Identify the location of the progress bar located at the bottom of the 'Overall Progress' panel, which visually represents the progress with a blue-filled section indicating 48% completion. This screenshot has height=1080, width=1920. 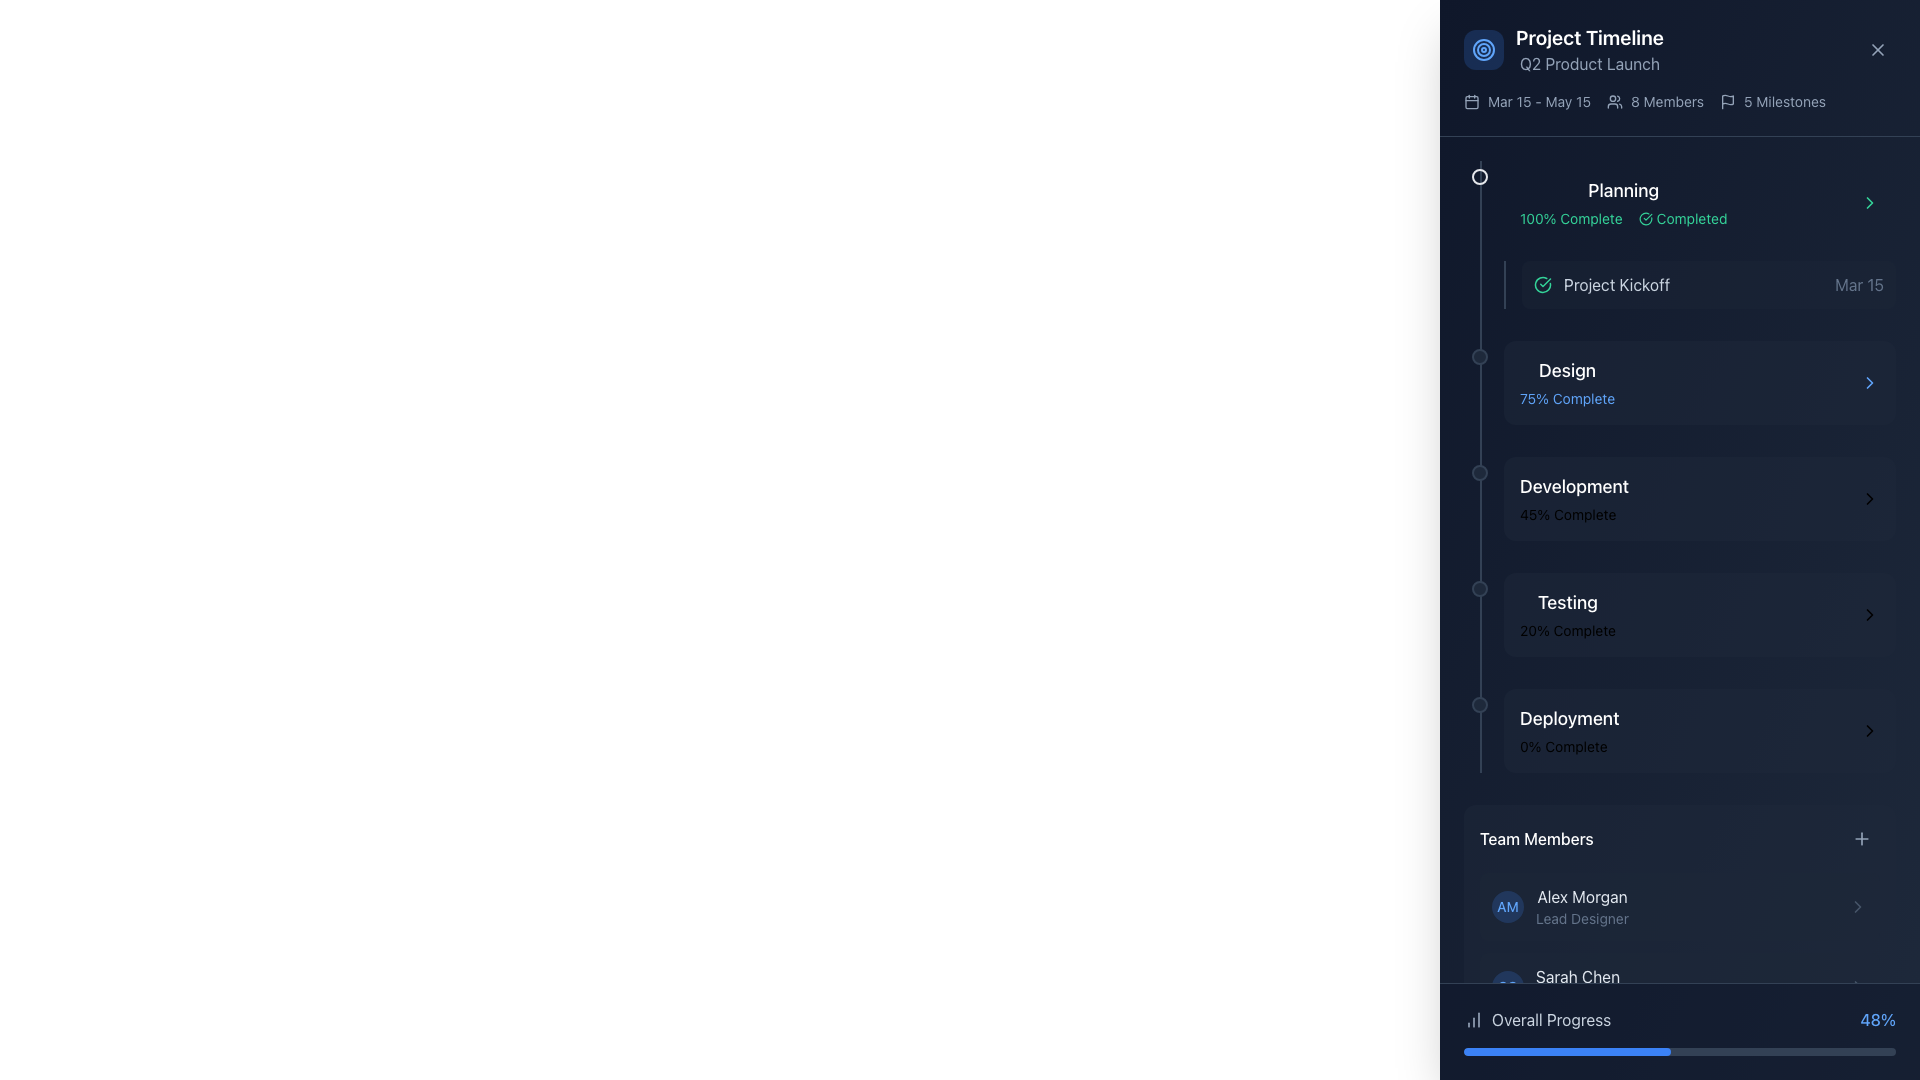
(1680, 1051).